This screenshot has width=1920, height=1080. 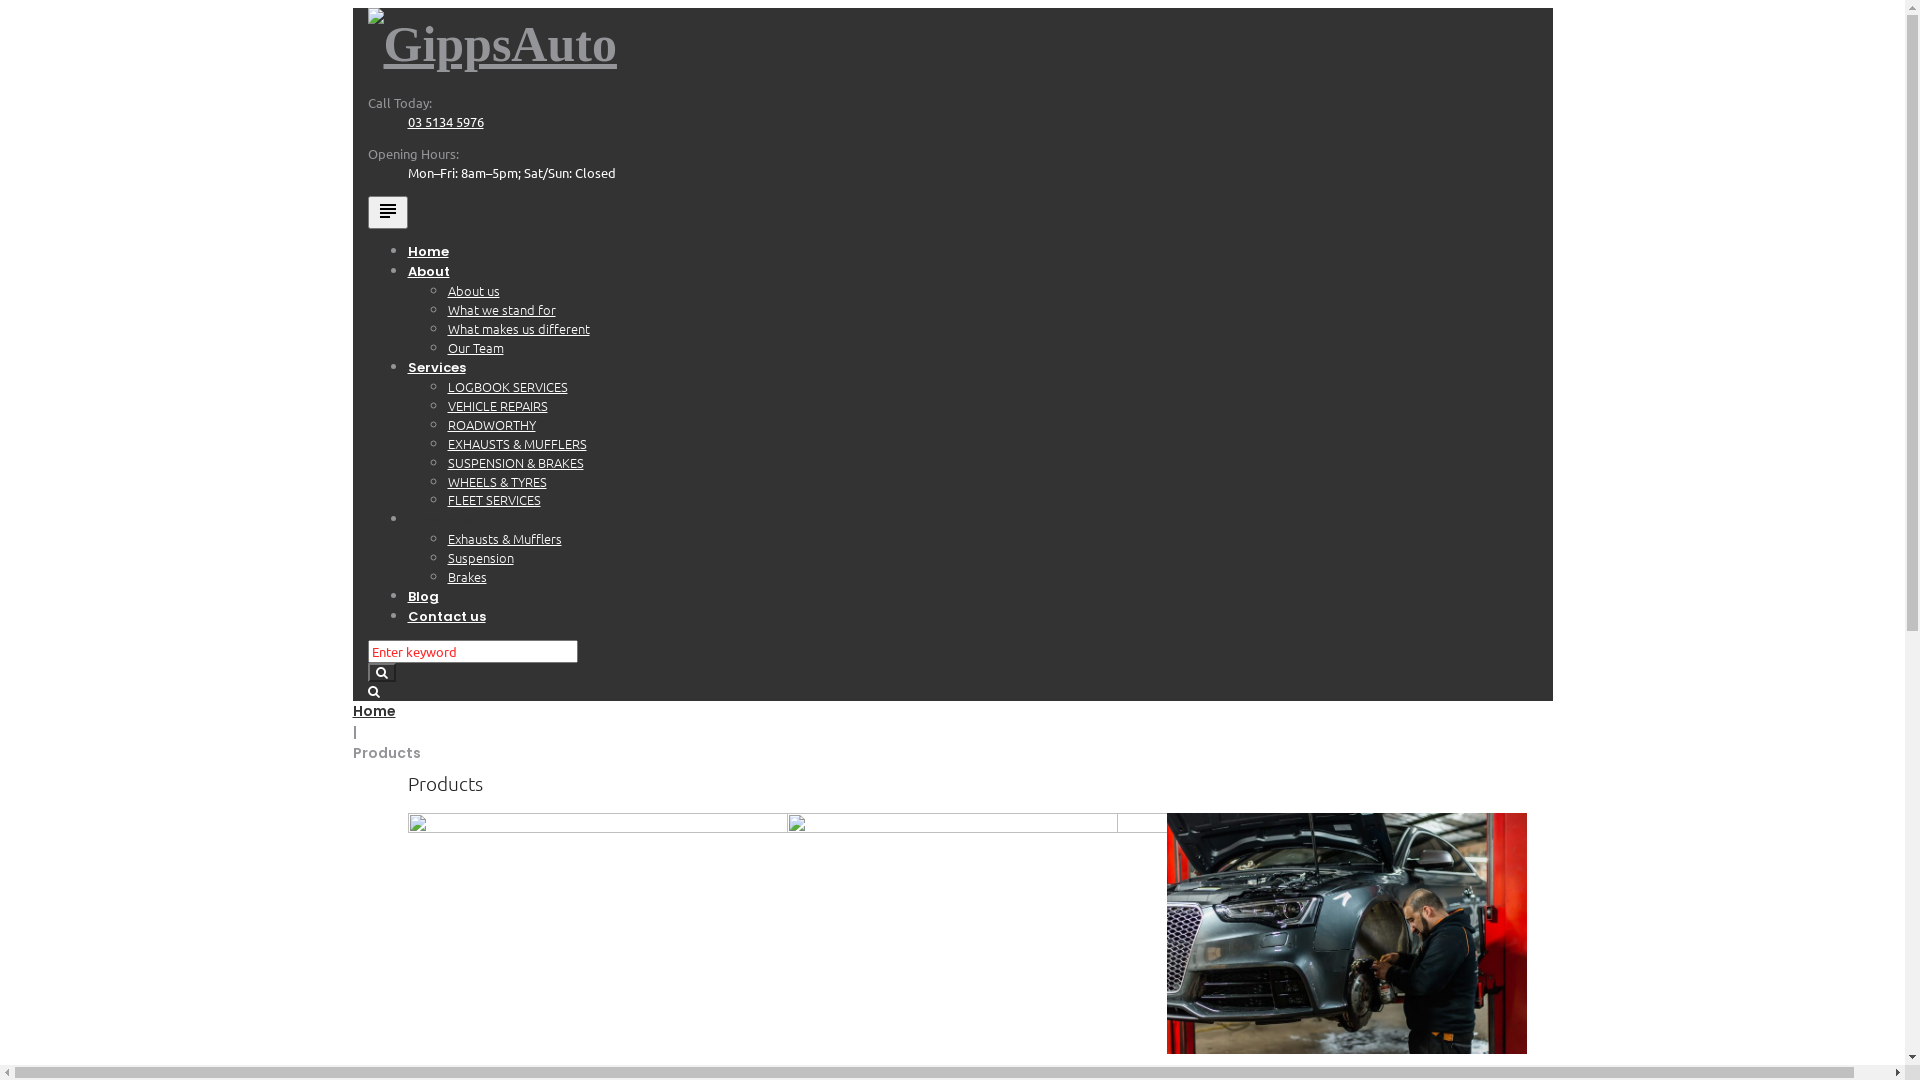 I want to click on 'Services', so click(x=435, y=367).